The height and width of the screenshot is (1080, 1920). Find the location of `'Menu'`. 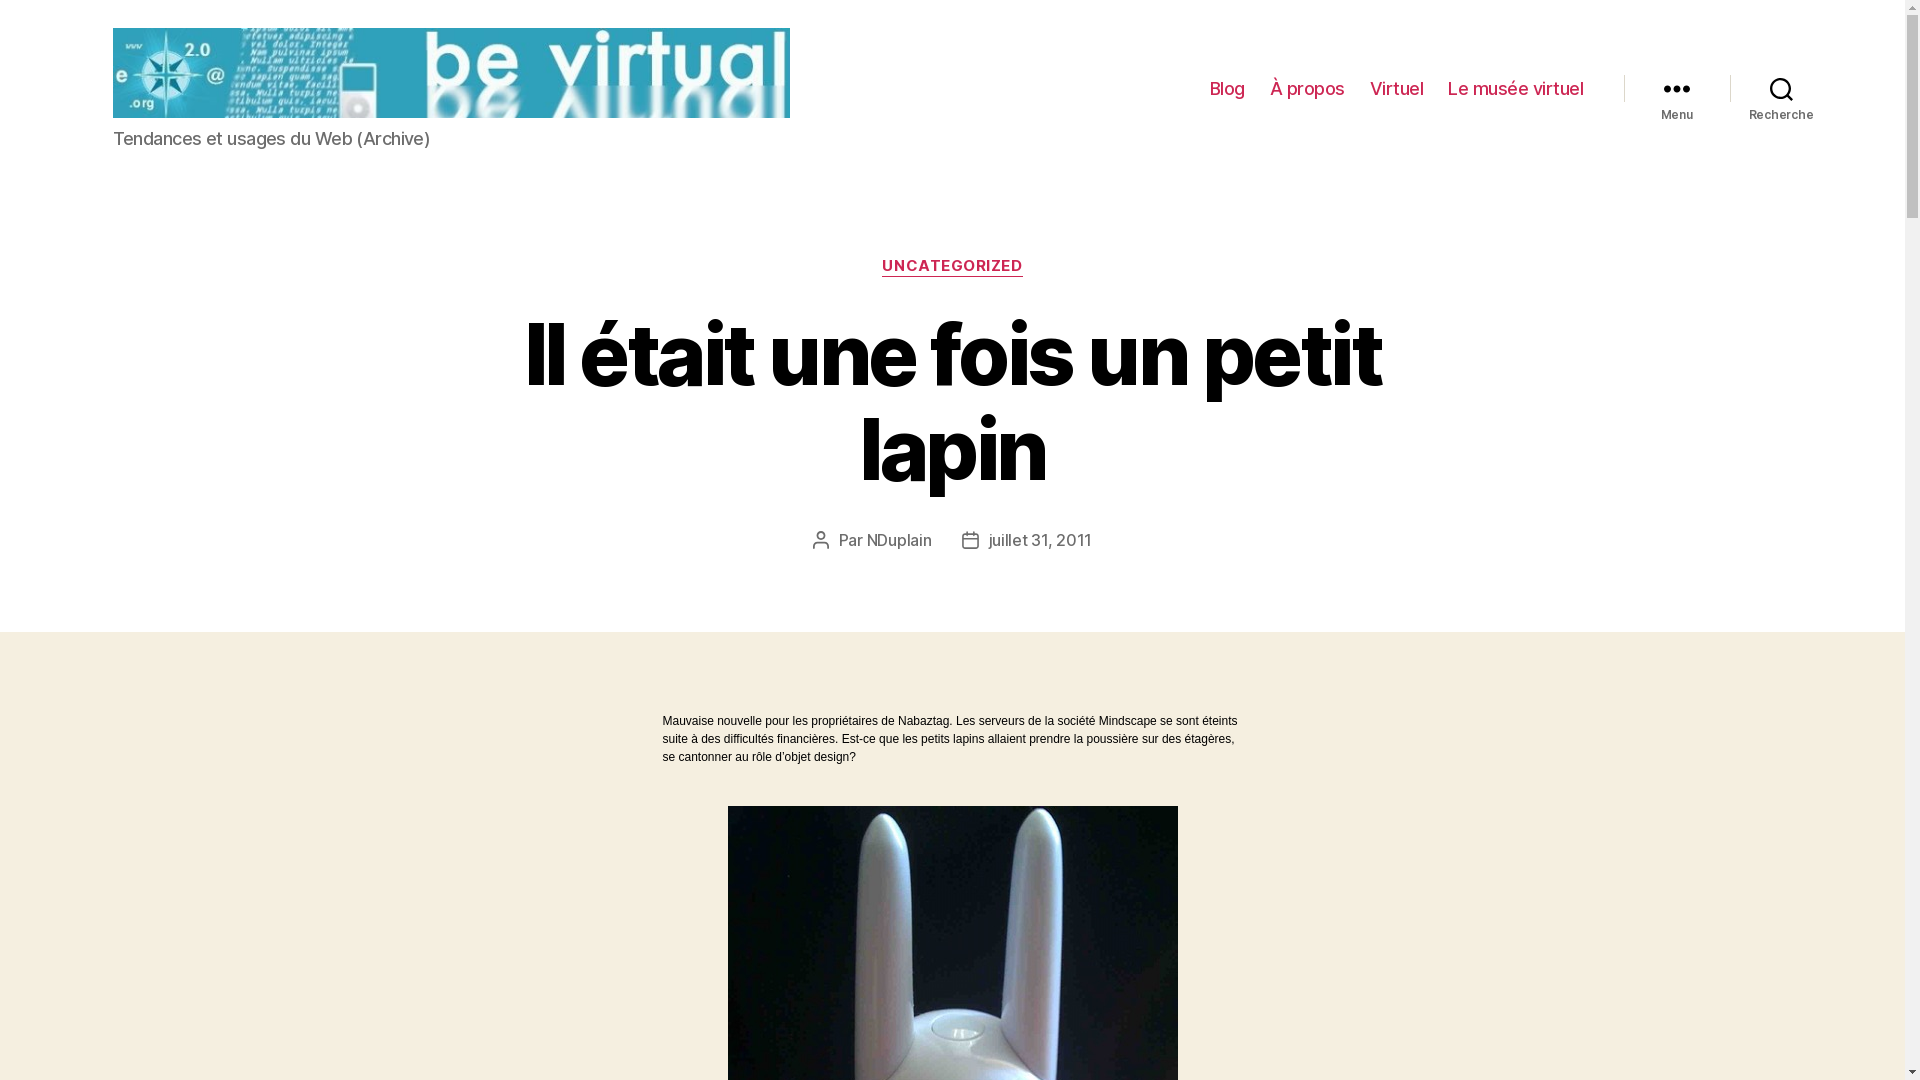

'Menu' is located at coordinates (1623, 87).